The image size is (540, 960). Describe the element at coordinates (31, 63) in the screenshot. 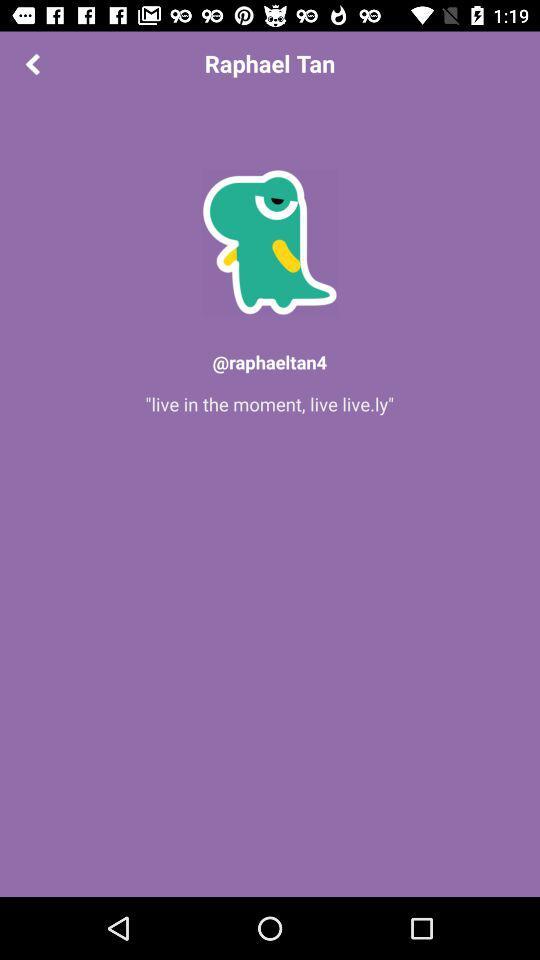

I see `shows previous icon` at that location.